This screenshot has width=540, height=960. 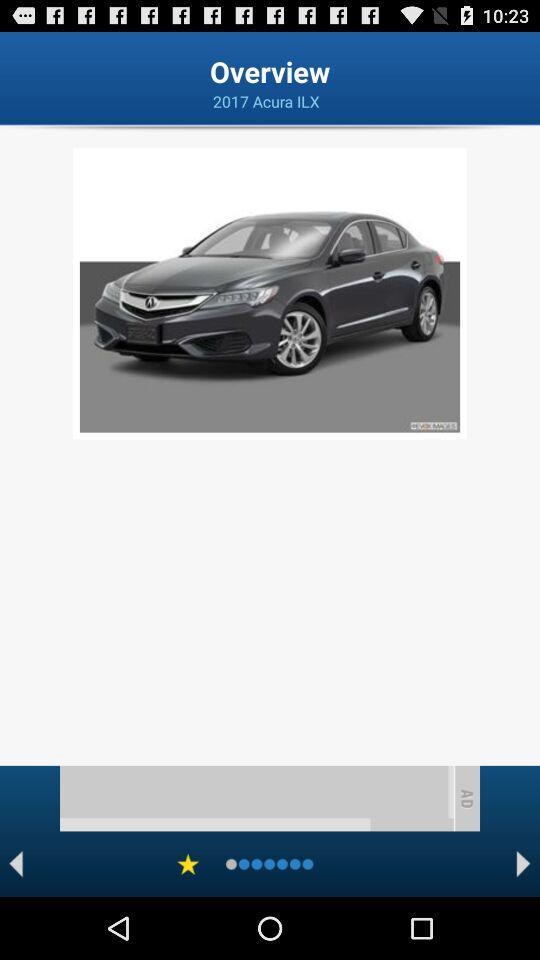 I want to click on move right one picture, so click(x=523, y=863).